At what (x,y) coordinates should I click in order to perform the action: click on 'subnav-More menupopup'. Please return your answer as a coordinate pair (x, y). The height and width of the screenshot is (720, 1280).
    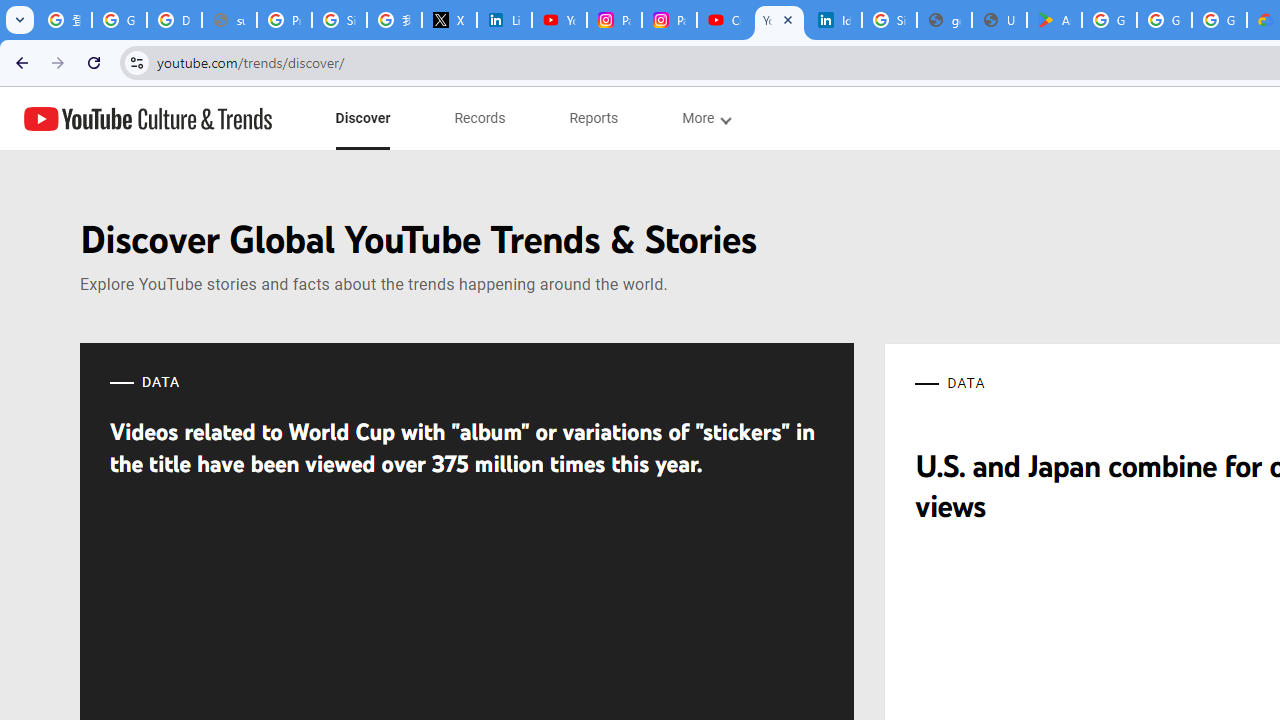
    Looking at the image, I should click on (706, 118).